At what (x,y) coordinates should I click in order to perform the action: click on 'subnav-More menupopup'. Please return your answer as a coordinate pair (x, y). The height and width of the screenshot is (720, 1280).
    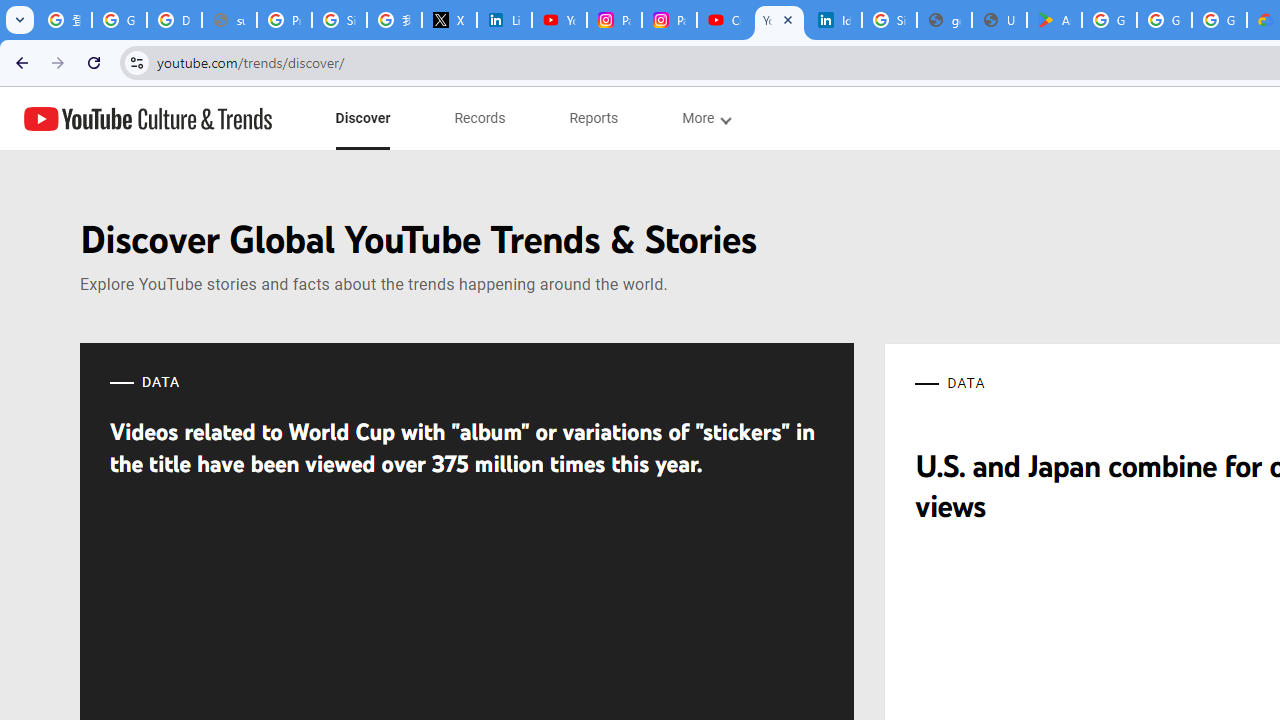
    Looking at the image, I should click on (706, 118).